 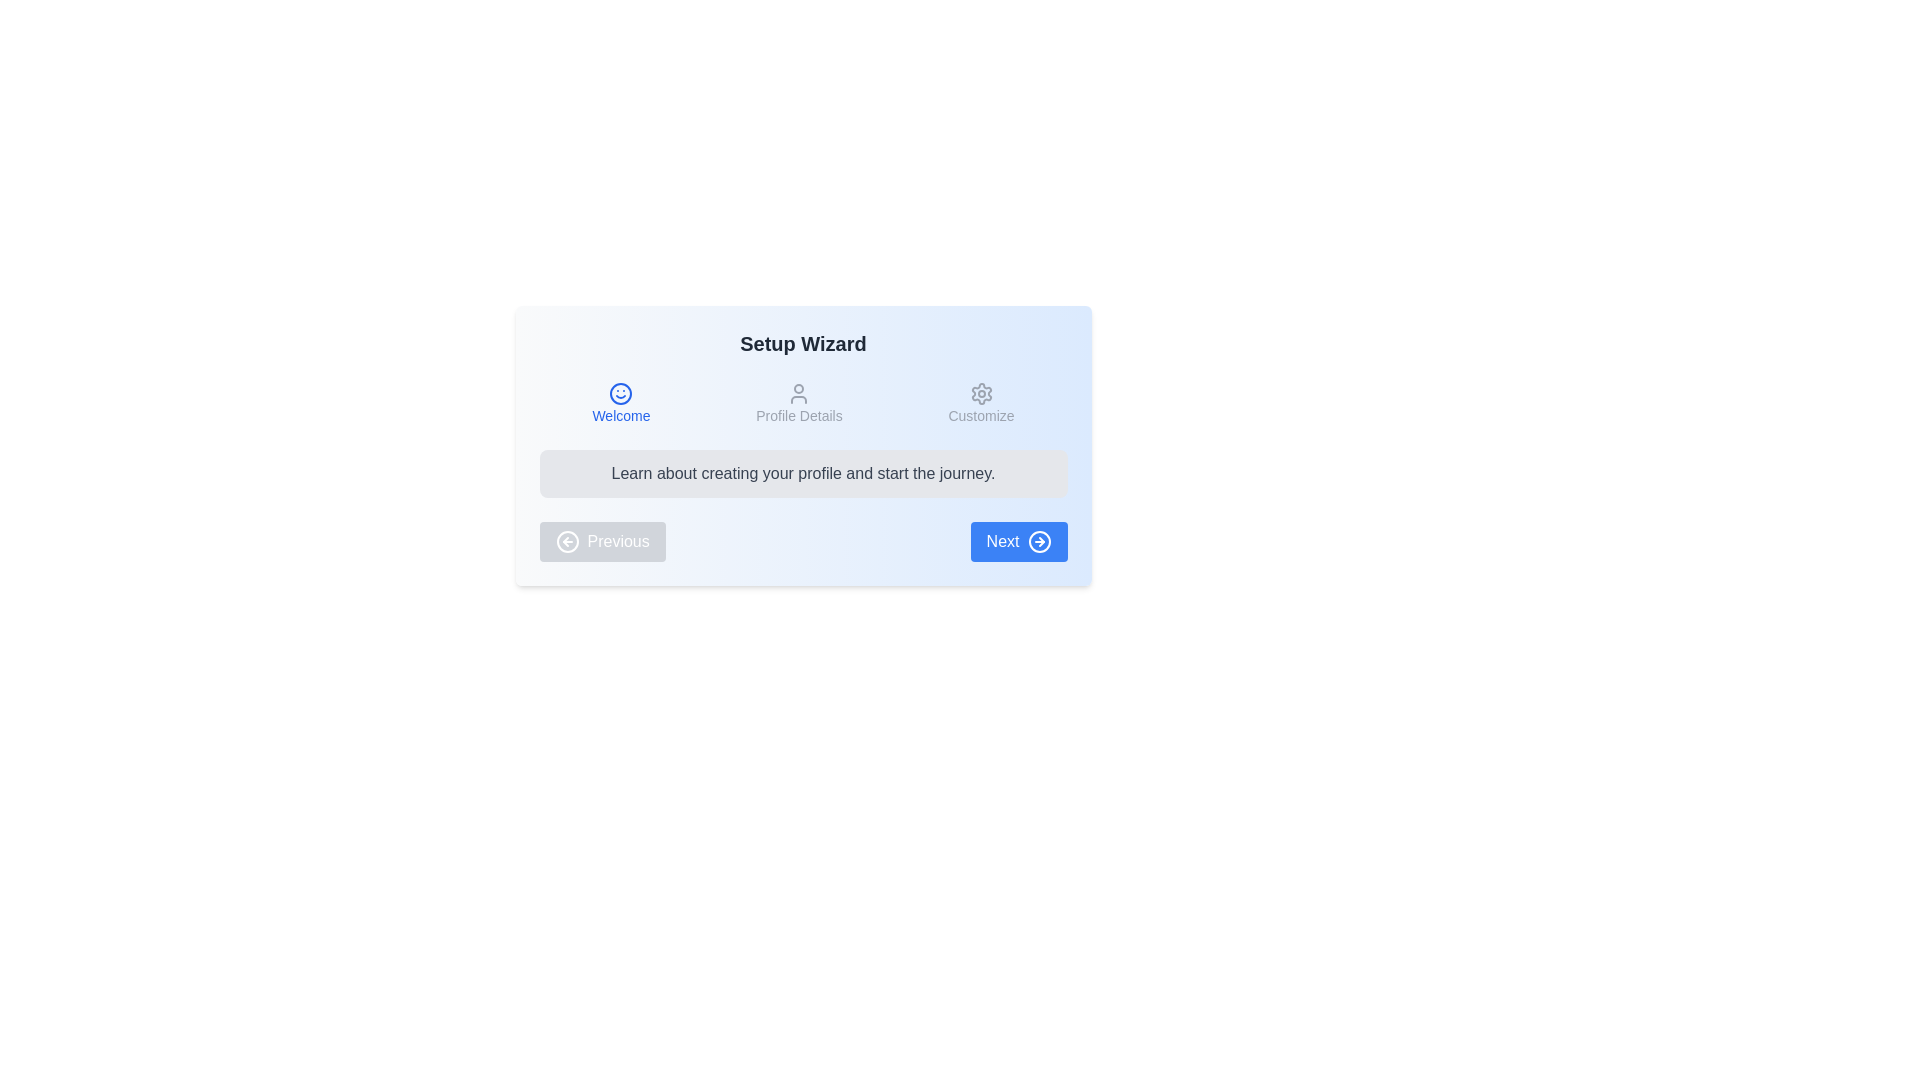 What do you see at coordinates (803, 474) in the screenshot?
I see `the text box that contains the message 'Learn about creating your profile and start the journey.' It is a rectangular box with a light gray background, located below the section indicators in a wizard-style interface` at bounding box center [803, 474].